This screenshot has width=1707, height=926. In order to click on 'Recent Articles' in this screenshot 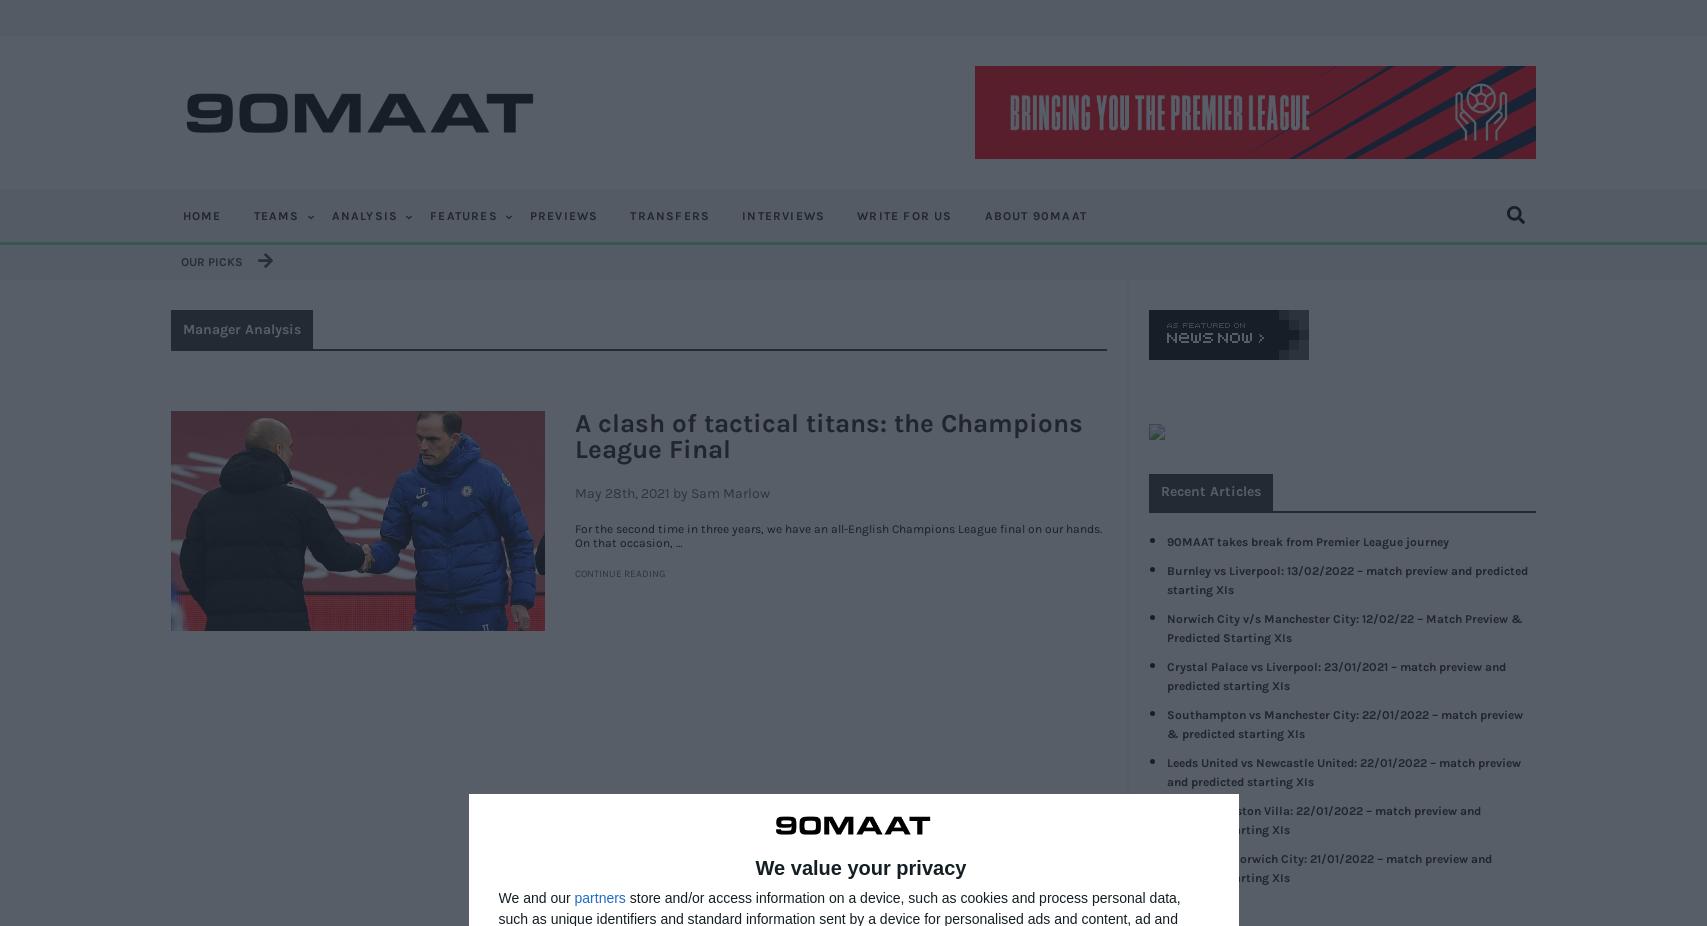, I will do `click(1208, 490)`.